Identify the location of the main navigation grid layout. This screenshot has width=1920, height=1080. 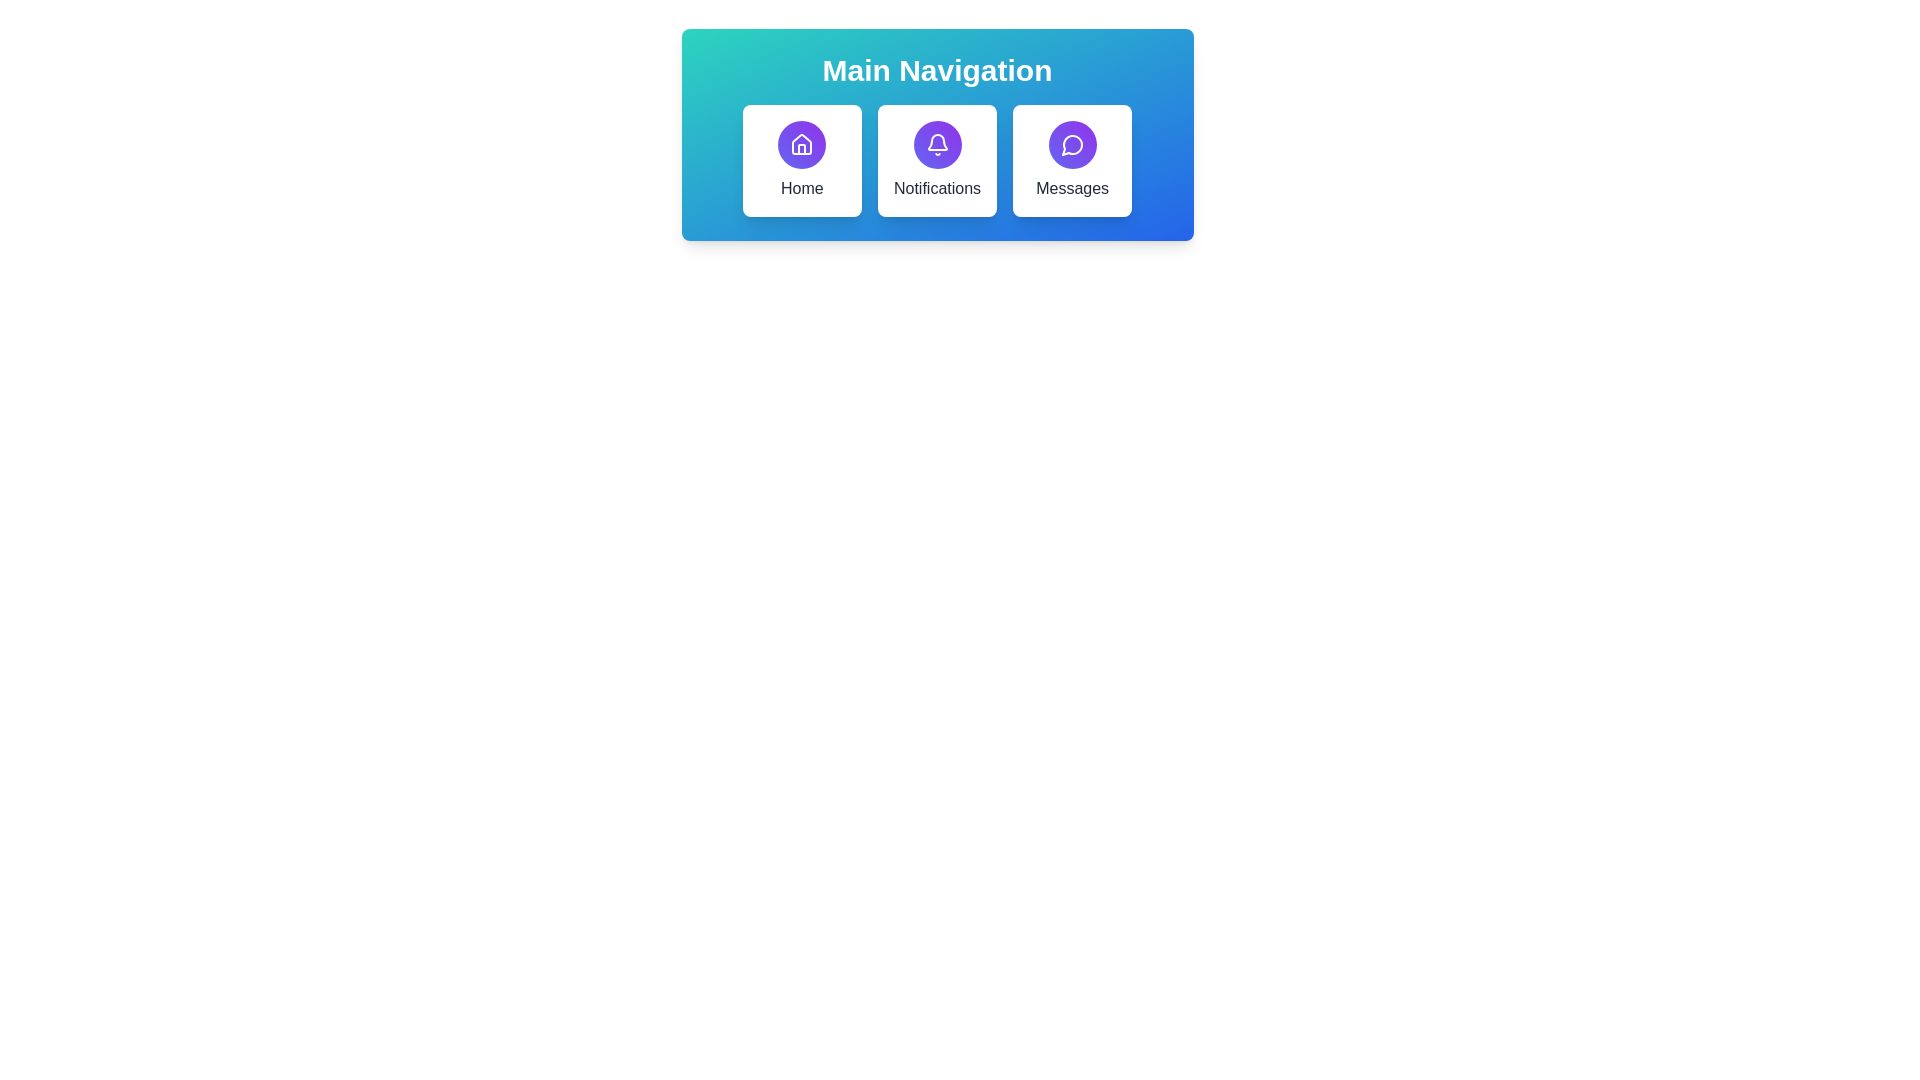
(936, 160).